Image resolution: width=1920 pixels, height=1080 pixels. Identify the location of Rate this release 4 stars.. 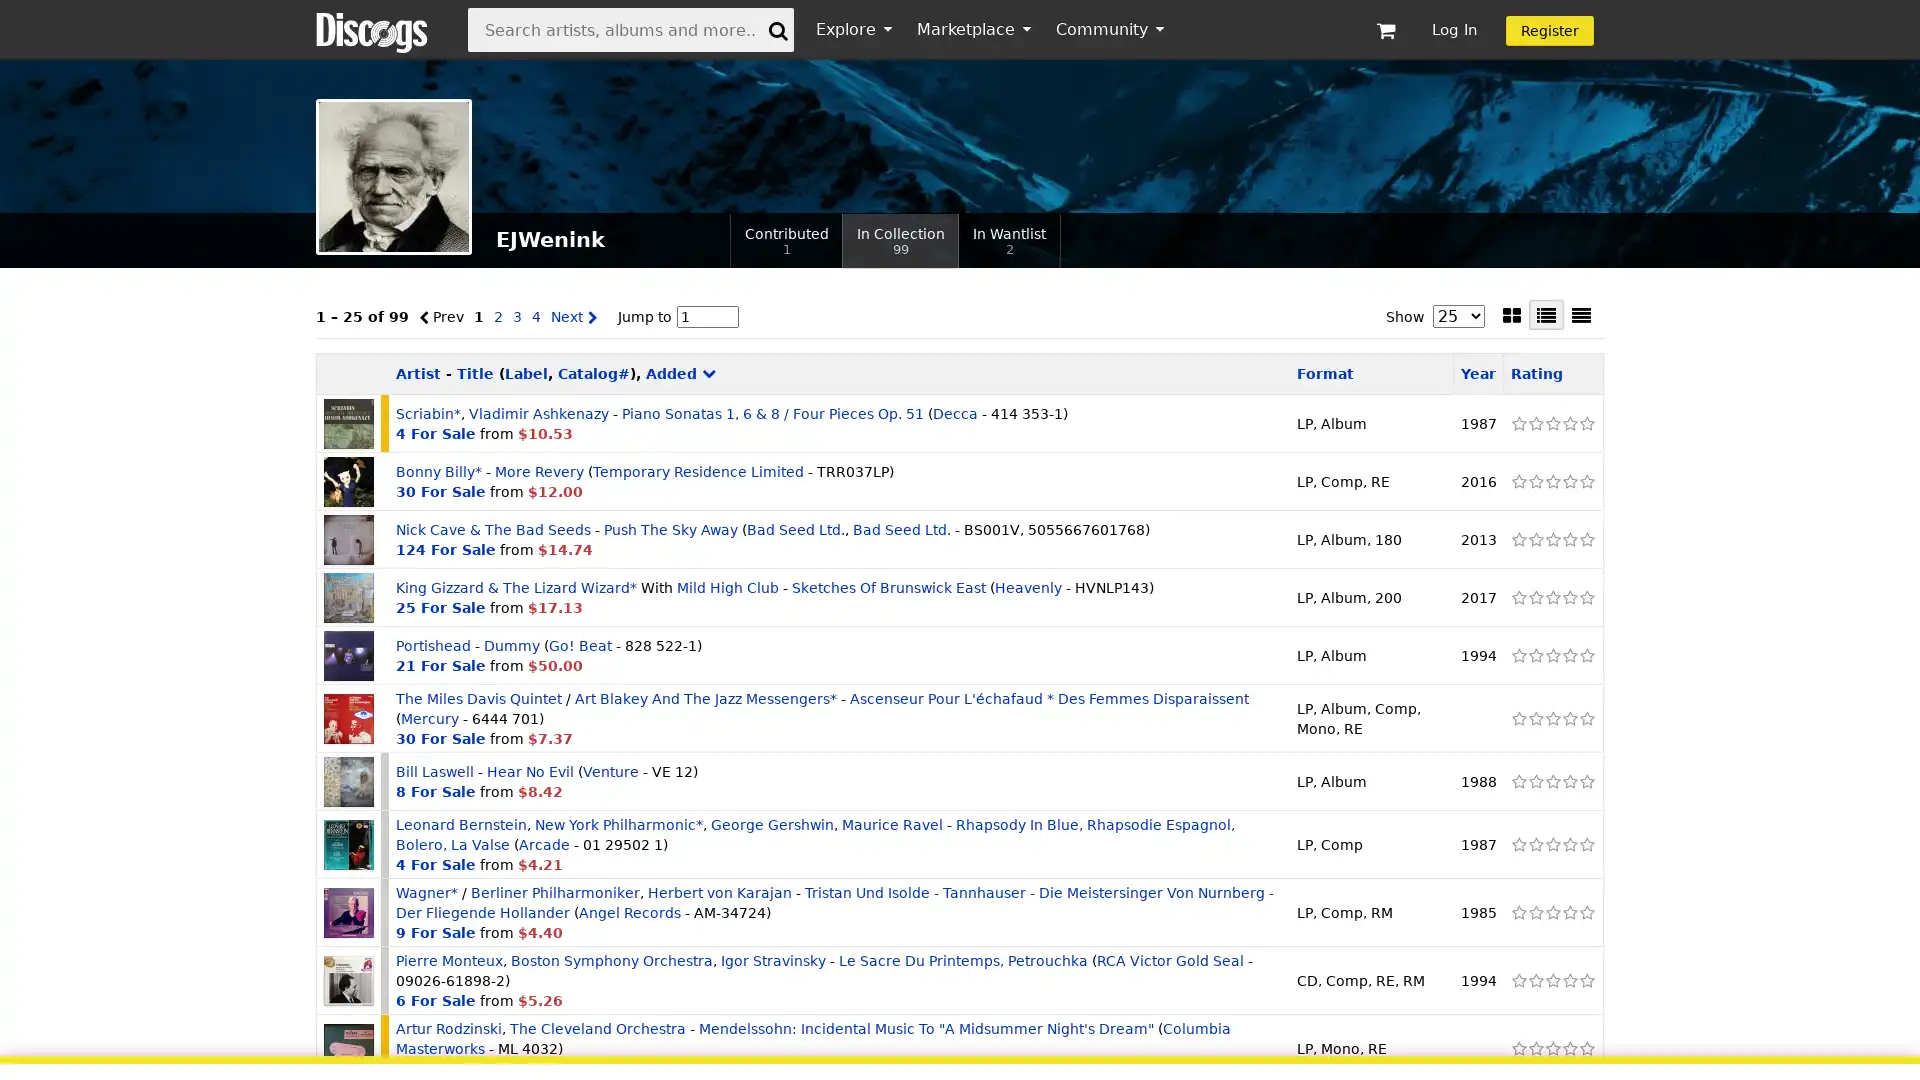
(1568, 844).